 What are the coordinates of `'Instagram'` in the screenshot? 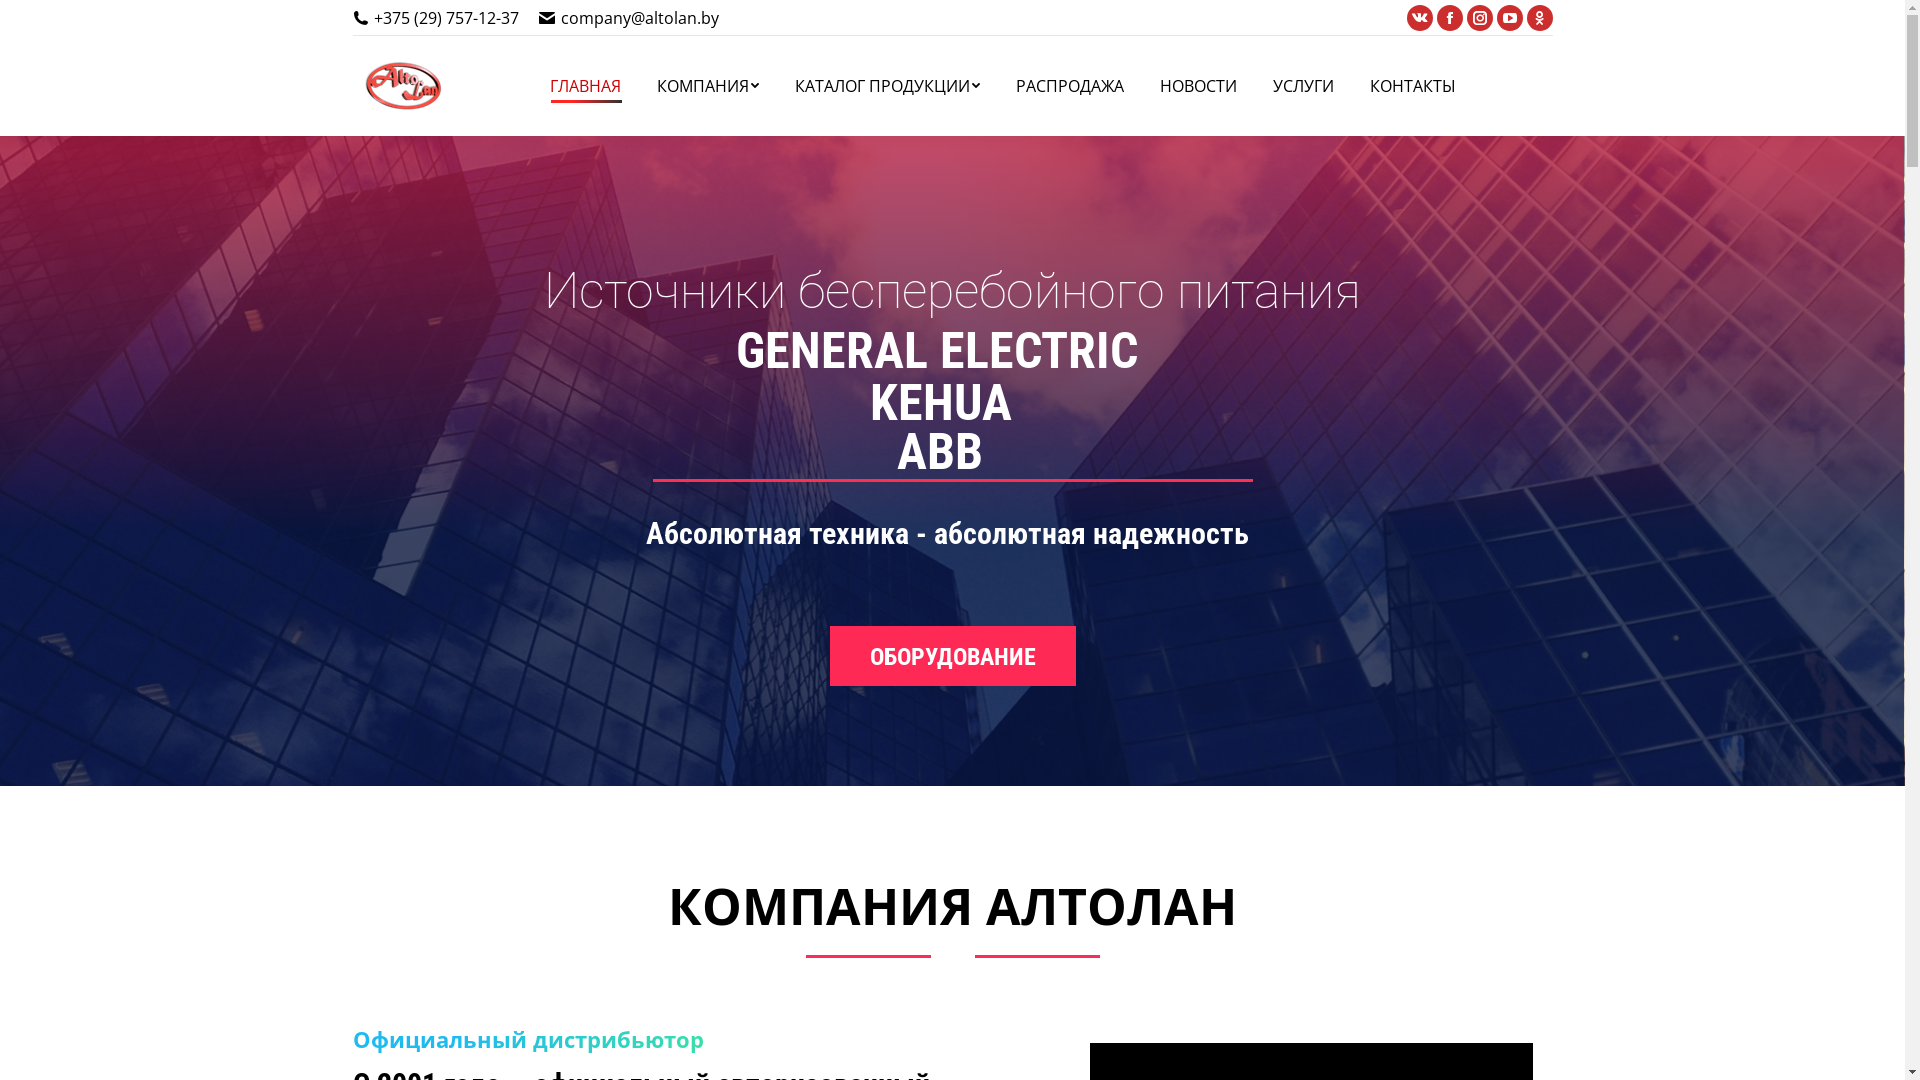 It's located at (1478, 18).